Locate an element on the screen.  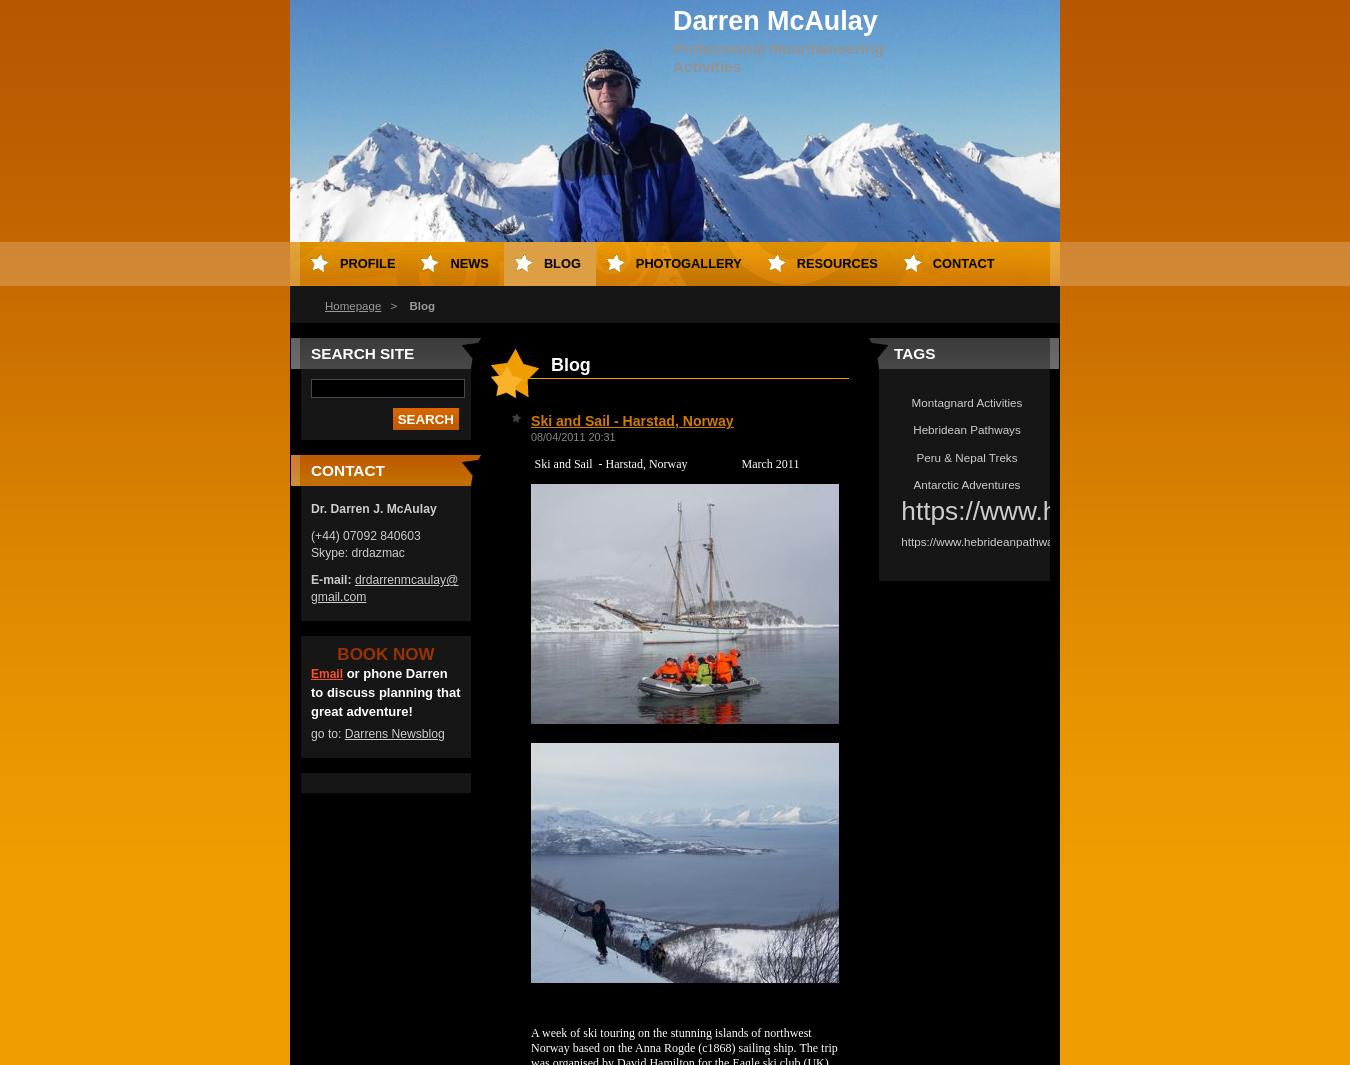
'Antarctica' is located at coordinates (646, 257).